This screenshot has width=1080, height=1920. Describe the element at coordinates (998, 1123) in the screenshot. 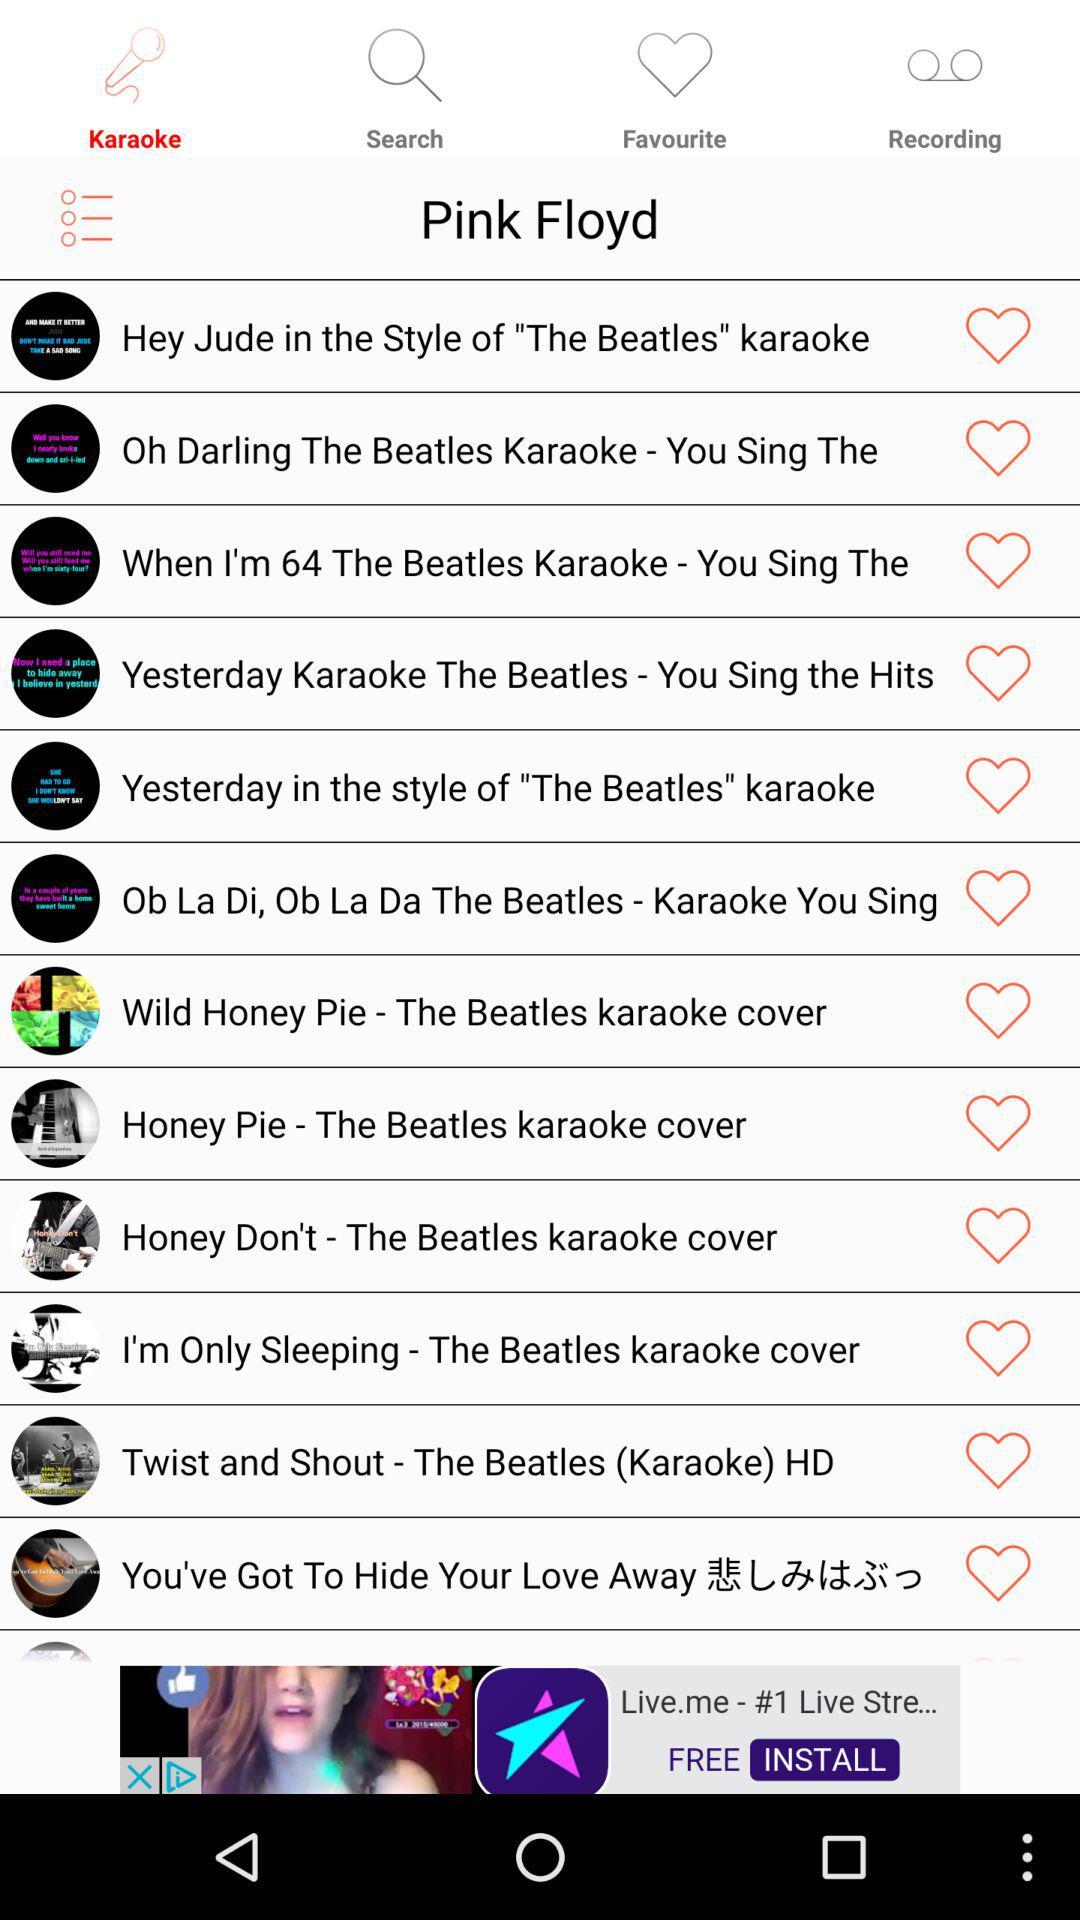

I see `mark as a favorite` at that location.